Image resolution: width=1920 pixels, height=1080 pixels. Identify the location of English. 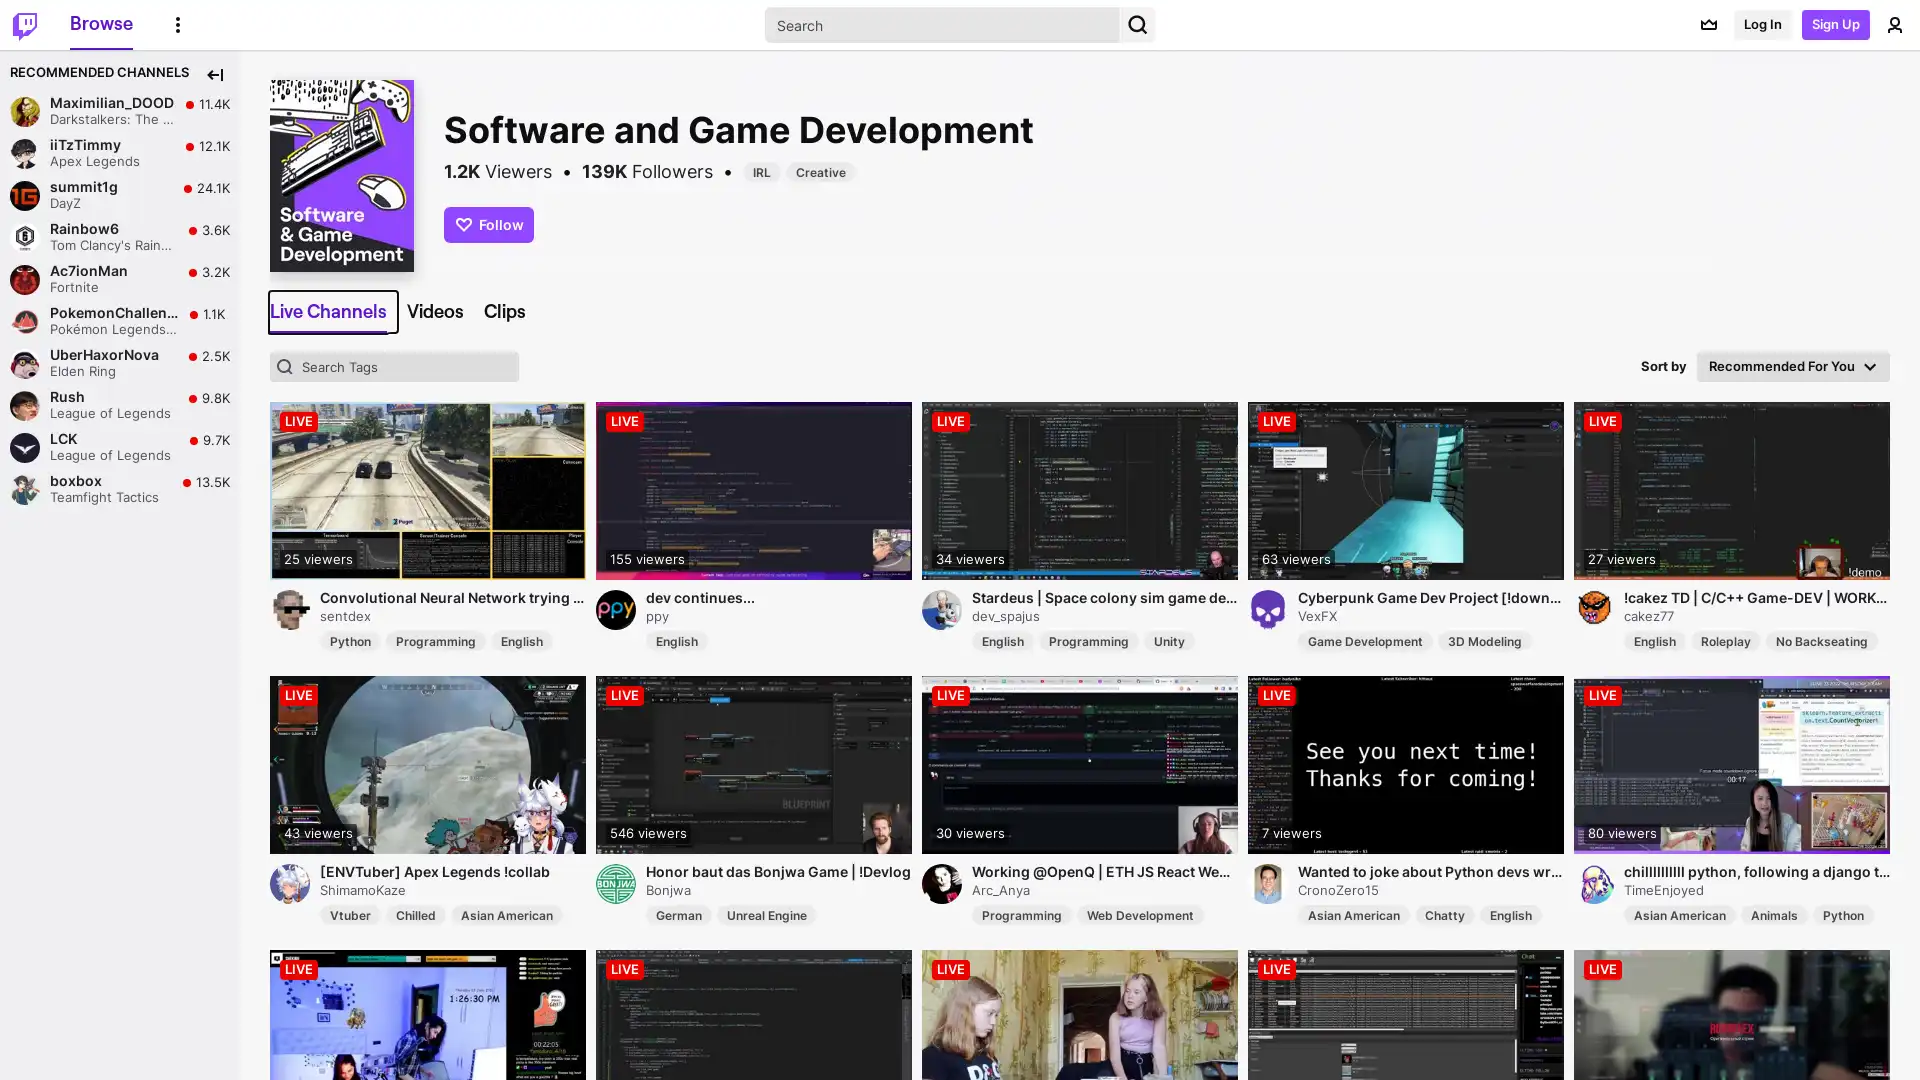
(676, 640).